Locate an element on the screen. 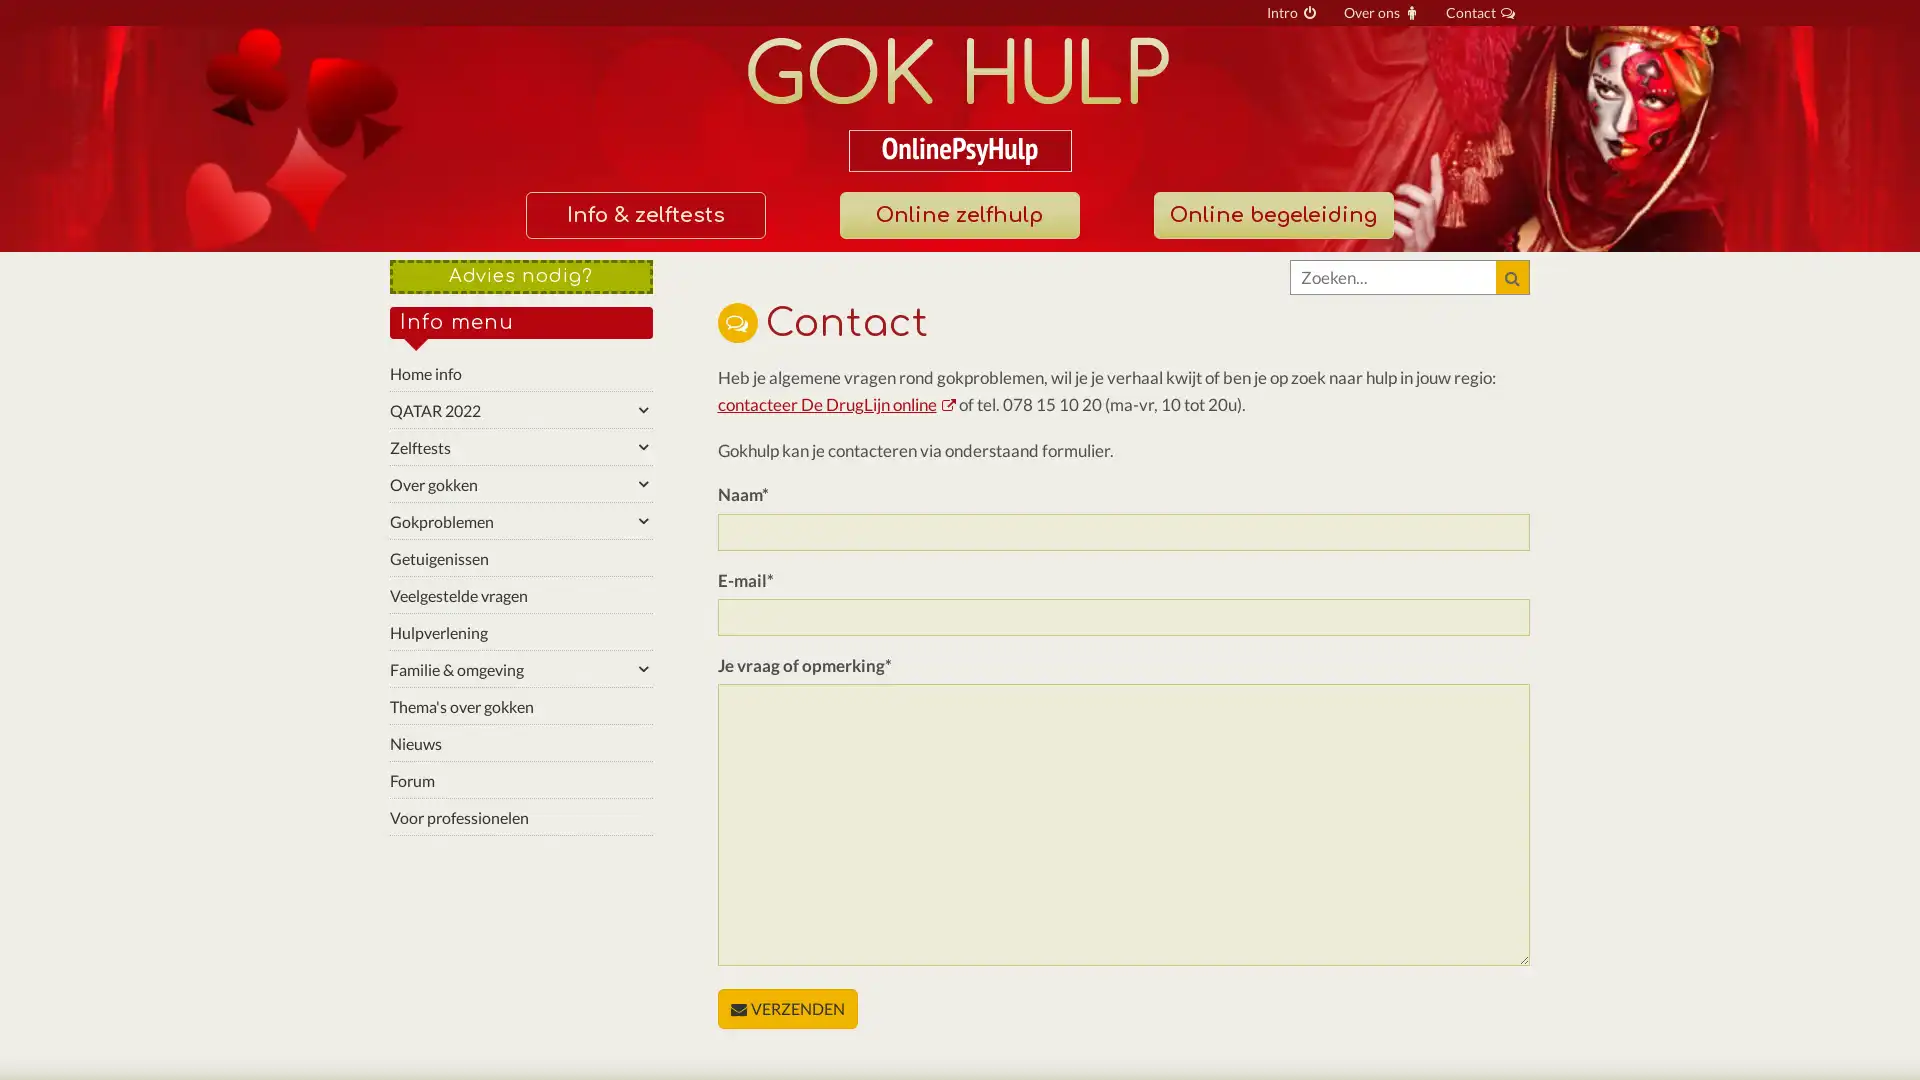  VERZENDEN is located at coordinates (786, 1008).